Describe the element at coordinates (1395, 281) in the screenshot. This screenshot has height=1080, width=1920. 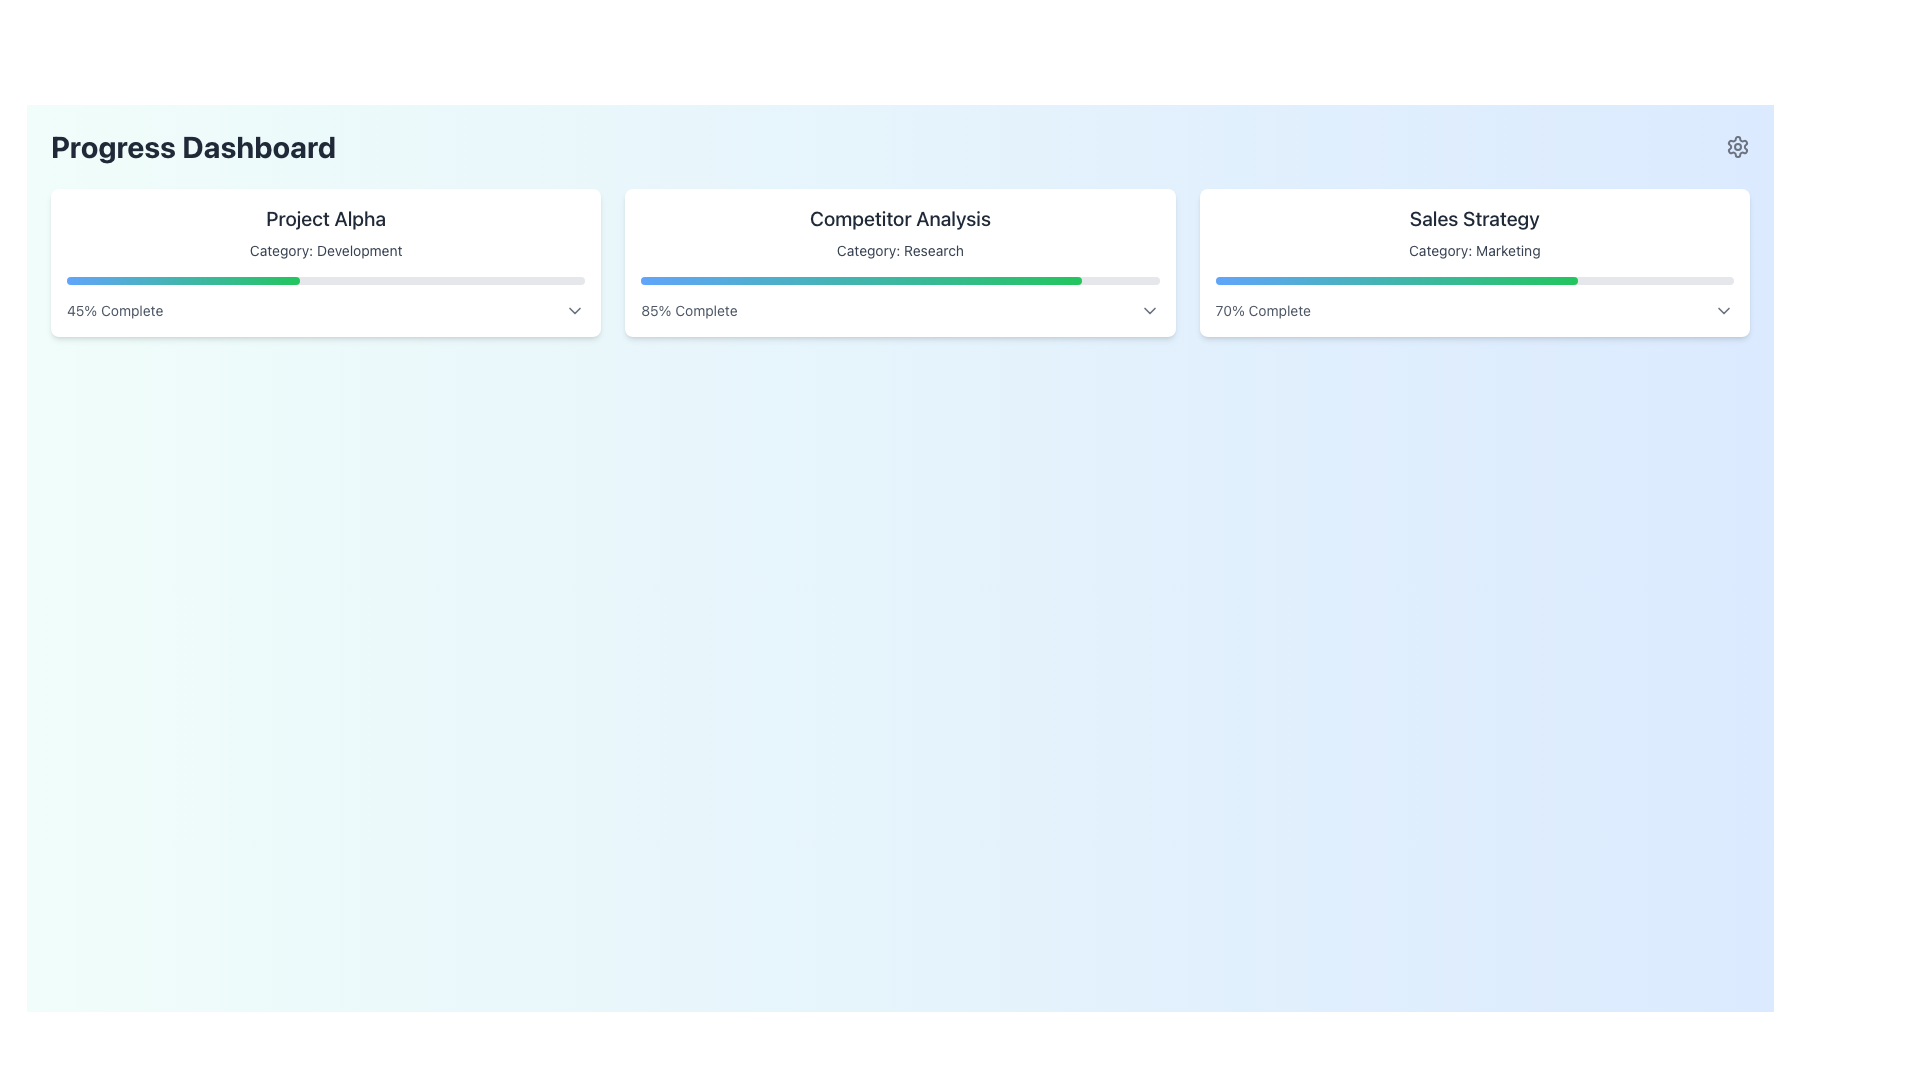
I see `the progress visually by focusing on the gradient fill of the progress bar segment under the 'Sales Strategy' card, which represents the current progress in the tracker` at that location.